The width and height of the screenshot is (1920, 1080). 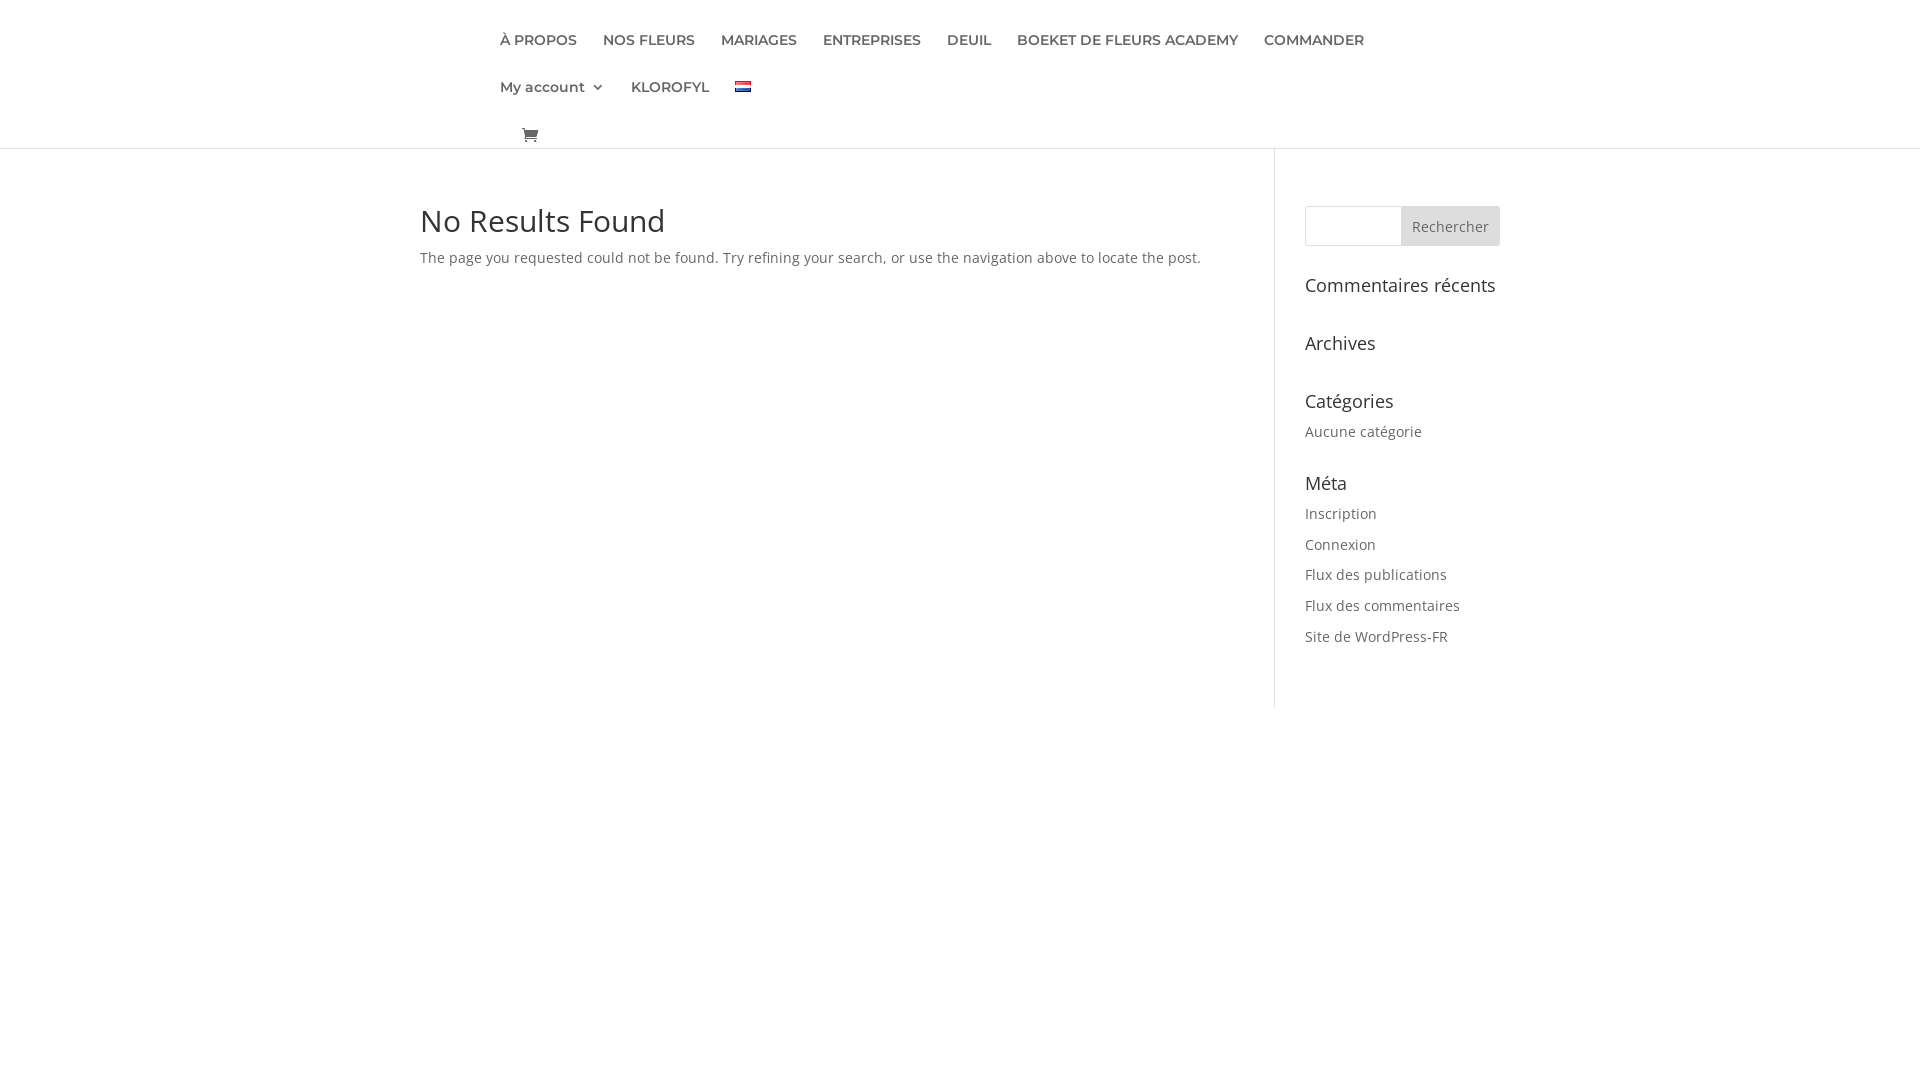 What do you see at coordinates (1450, 225) in the screenshot?
I see `'Rechercher'` at bounding box center [1450, 225].